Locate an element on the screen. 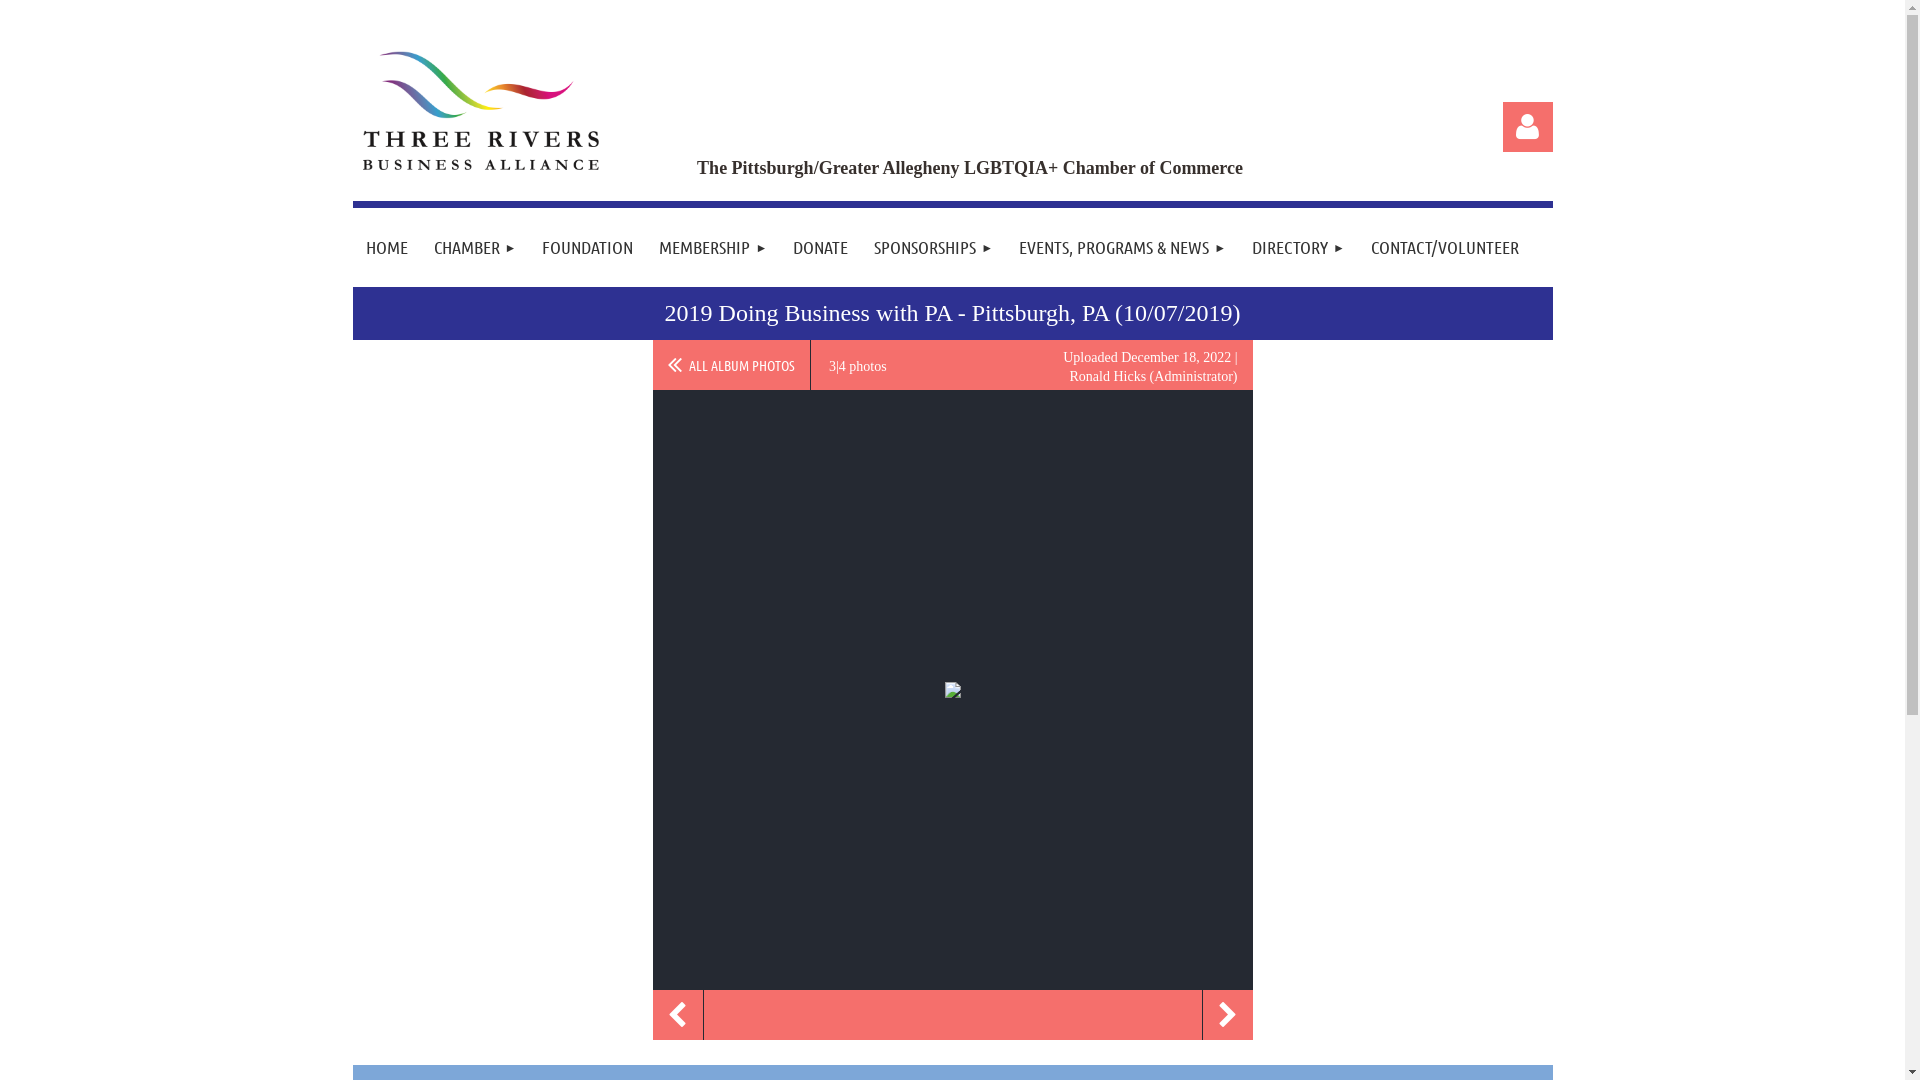 The image size is (1920, 1080). 'ALL ALBUM PHOTOS' is located at coordinates (729, 365).